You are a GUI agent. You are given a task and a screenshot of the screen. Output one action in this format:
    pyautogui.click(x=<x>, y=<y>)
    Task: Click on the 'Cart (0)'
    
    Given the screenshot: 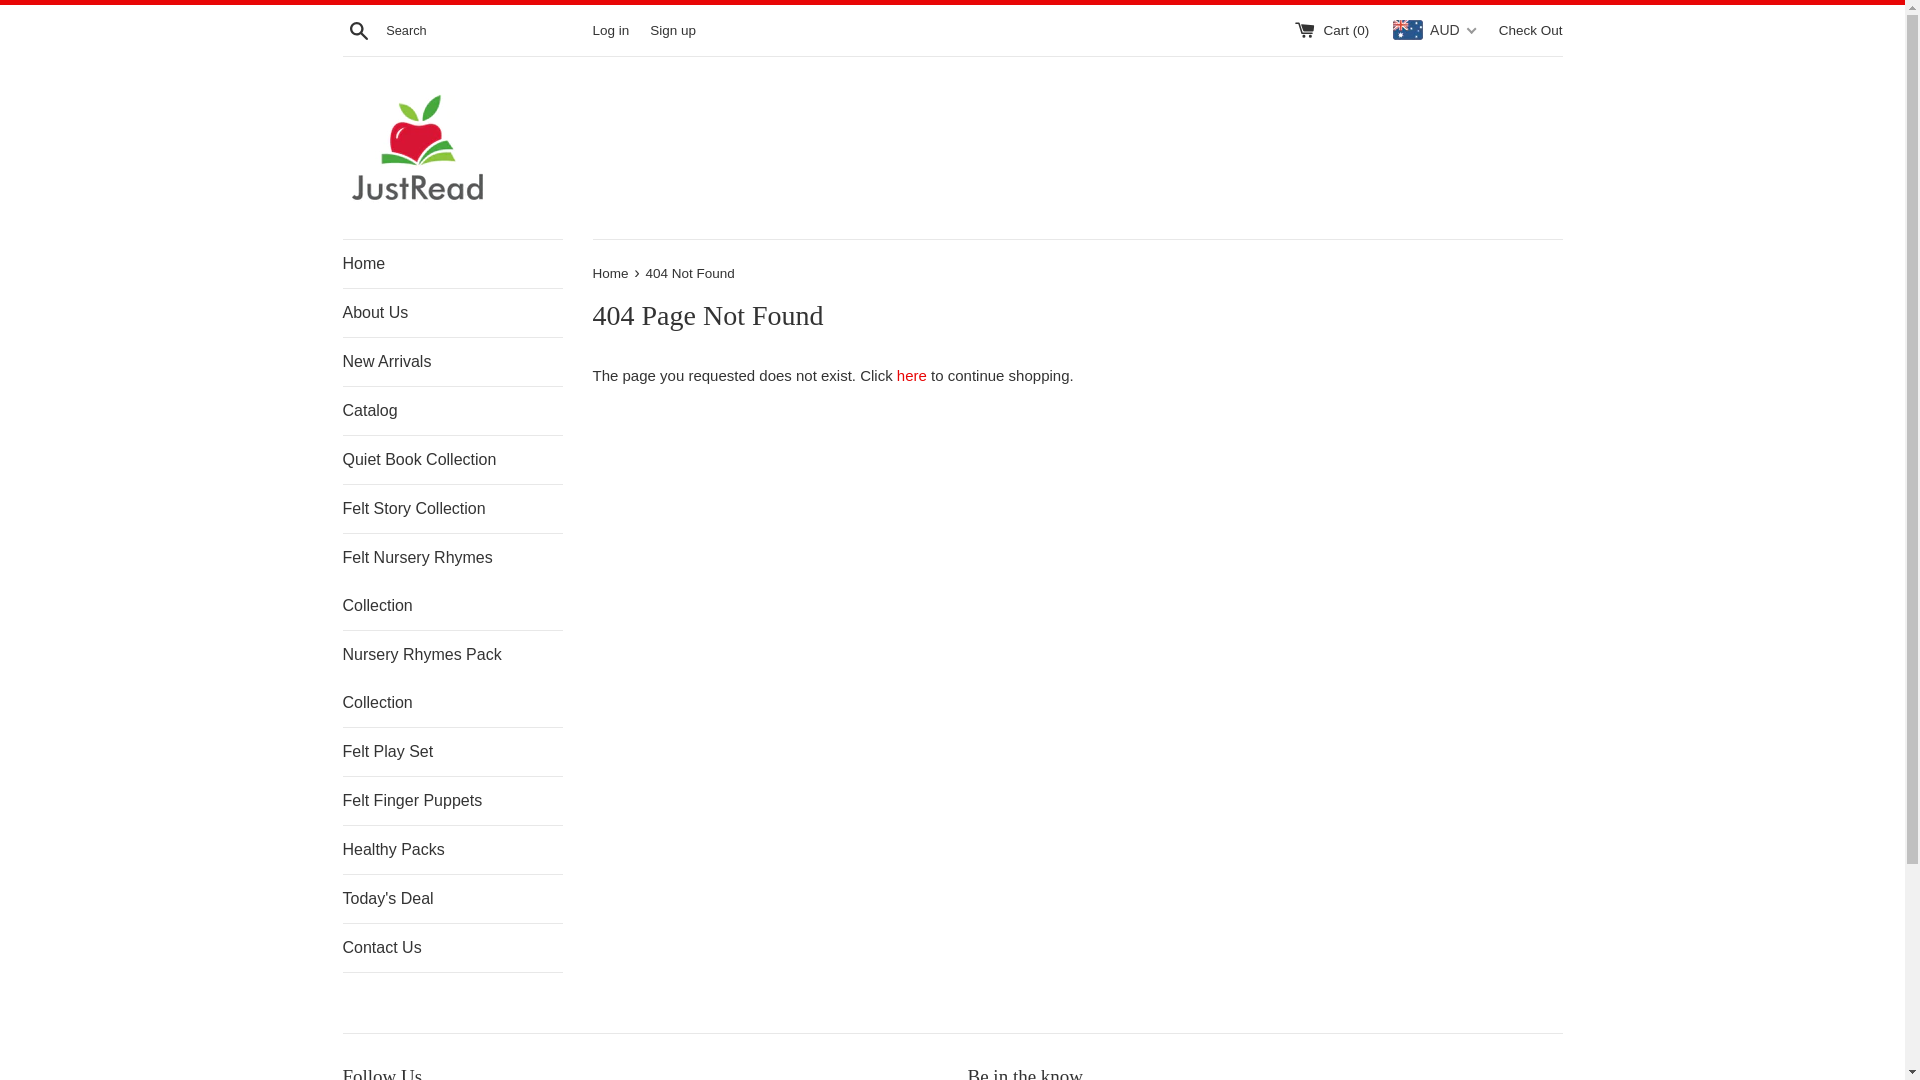 What is the action you would take?
    pyautogui.click(x=1334, y=29)
    